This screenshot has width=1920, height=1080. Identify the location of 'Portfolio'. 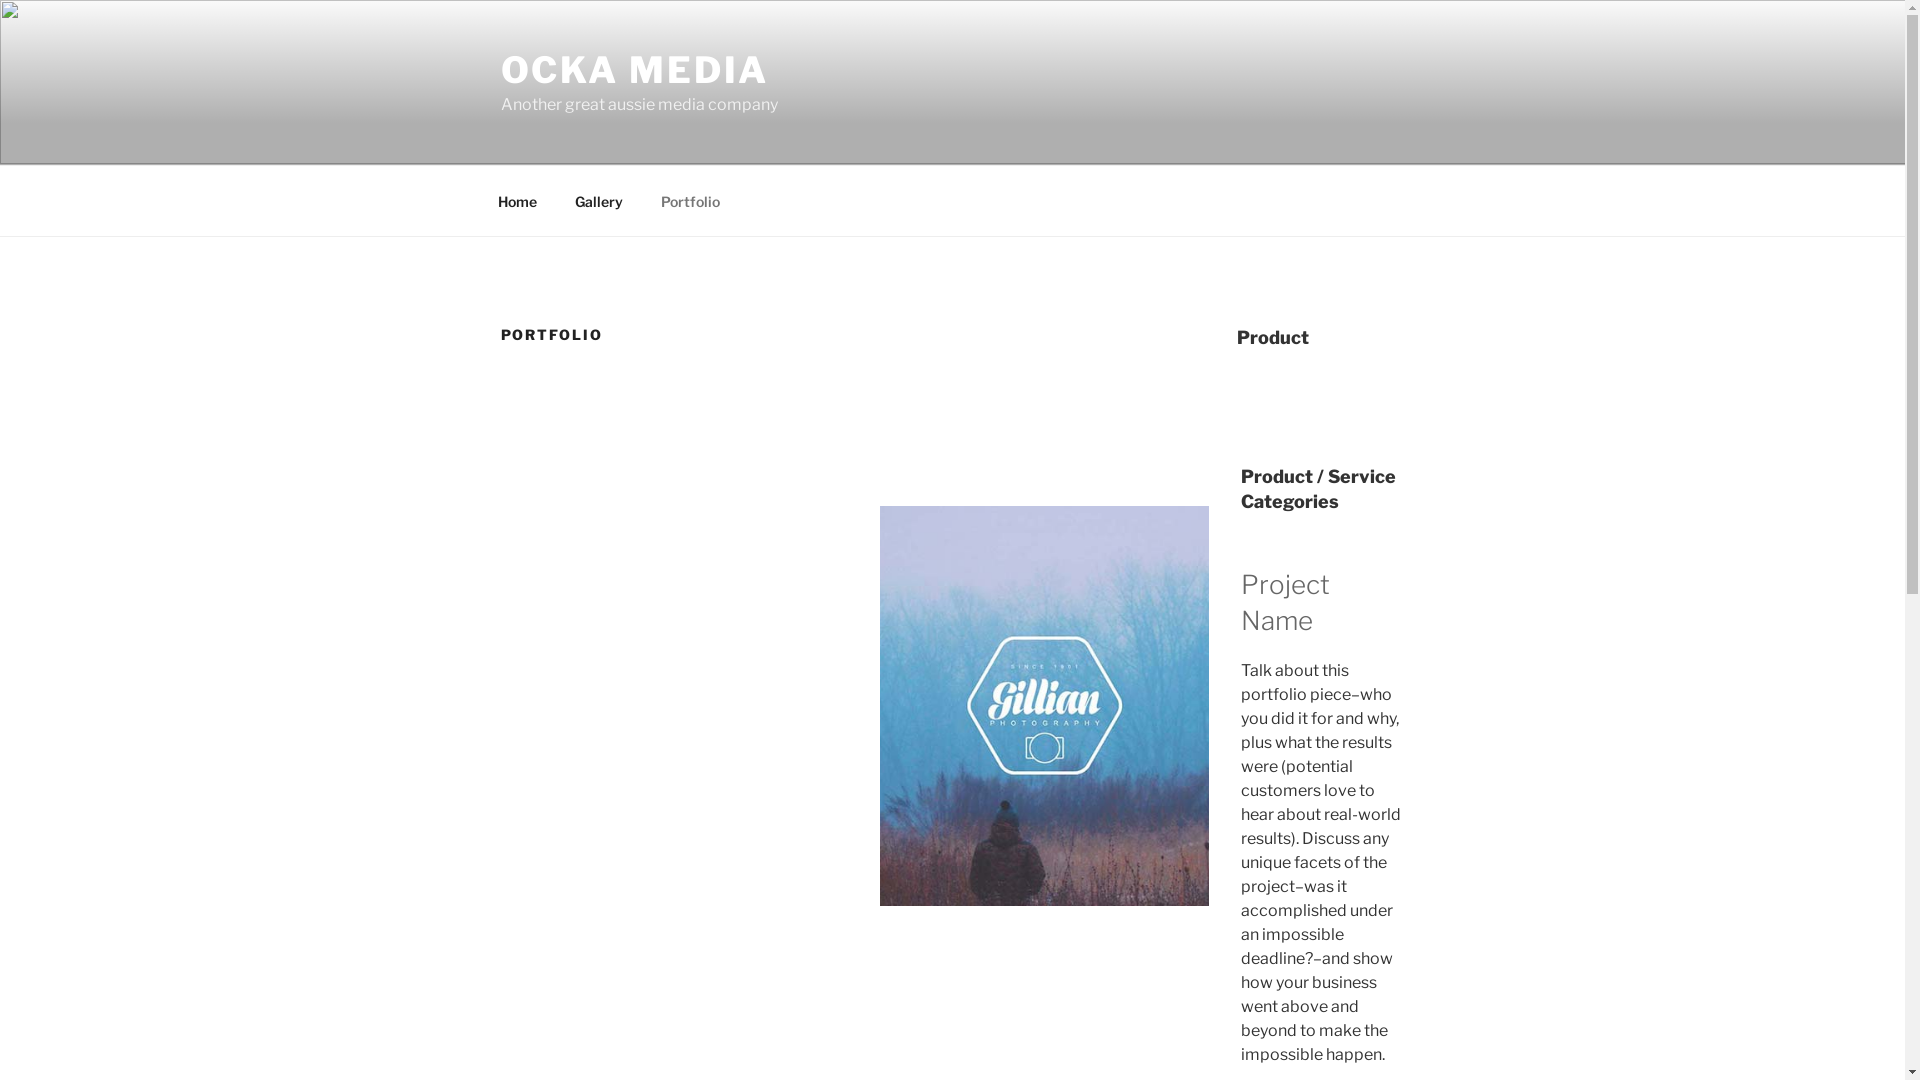
(691, 200).